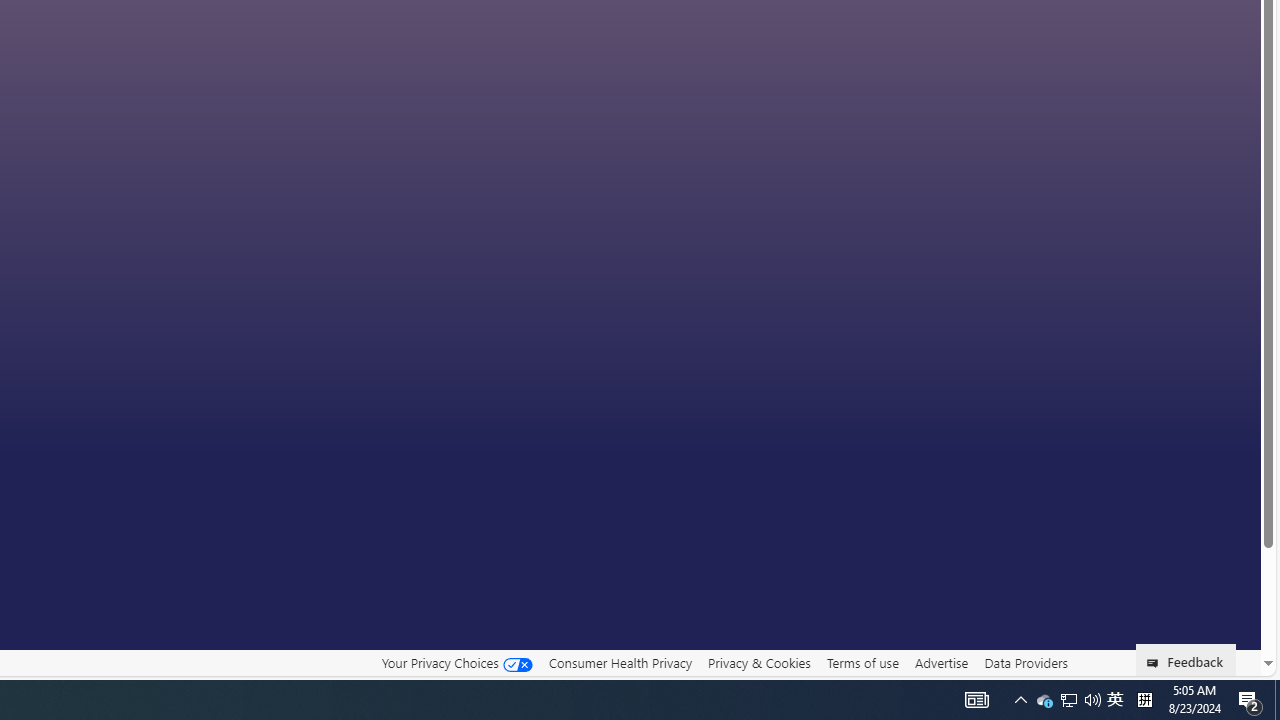 The image size is (1280, 720). I want to click on 'Data Providers', so click(1025, 662).